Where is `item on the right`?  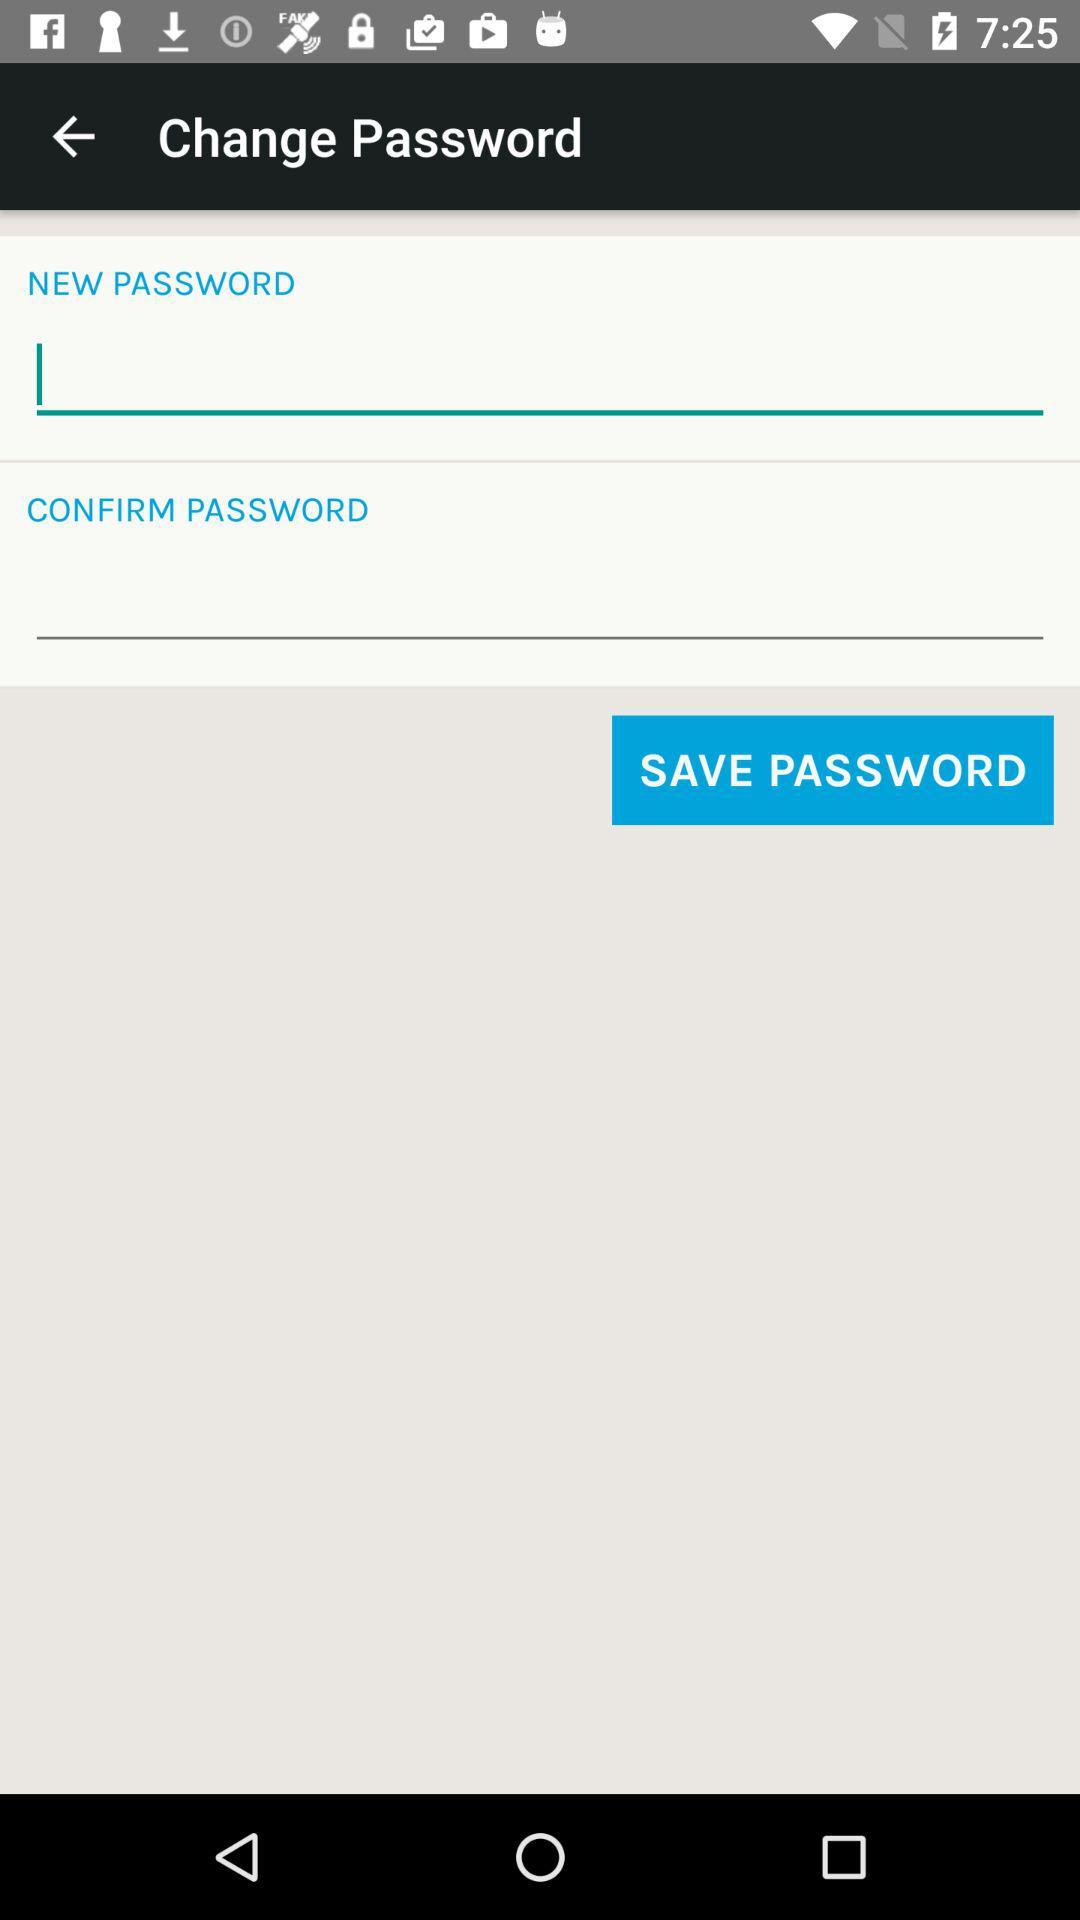
item on the right is located at coordinates (832, 769).